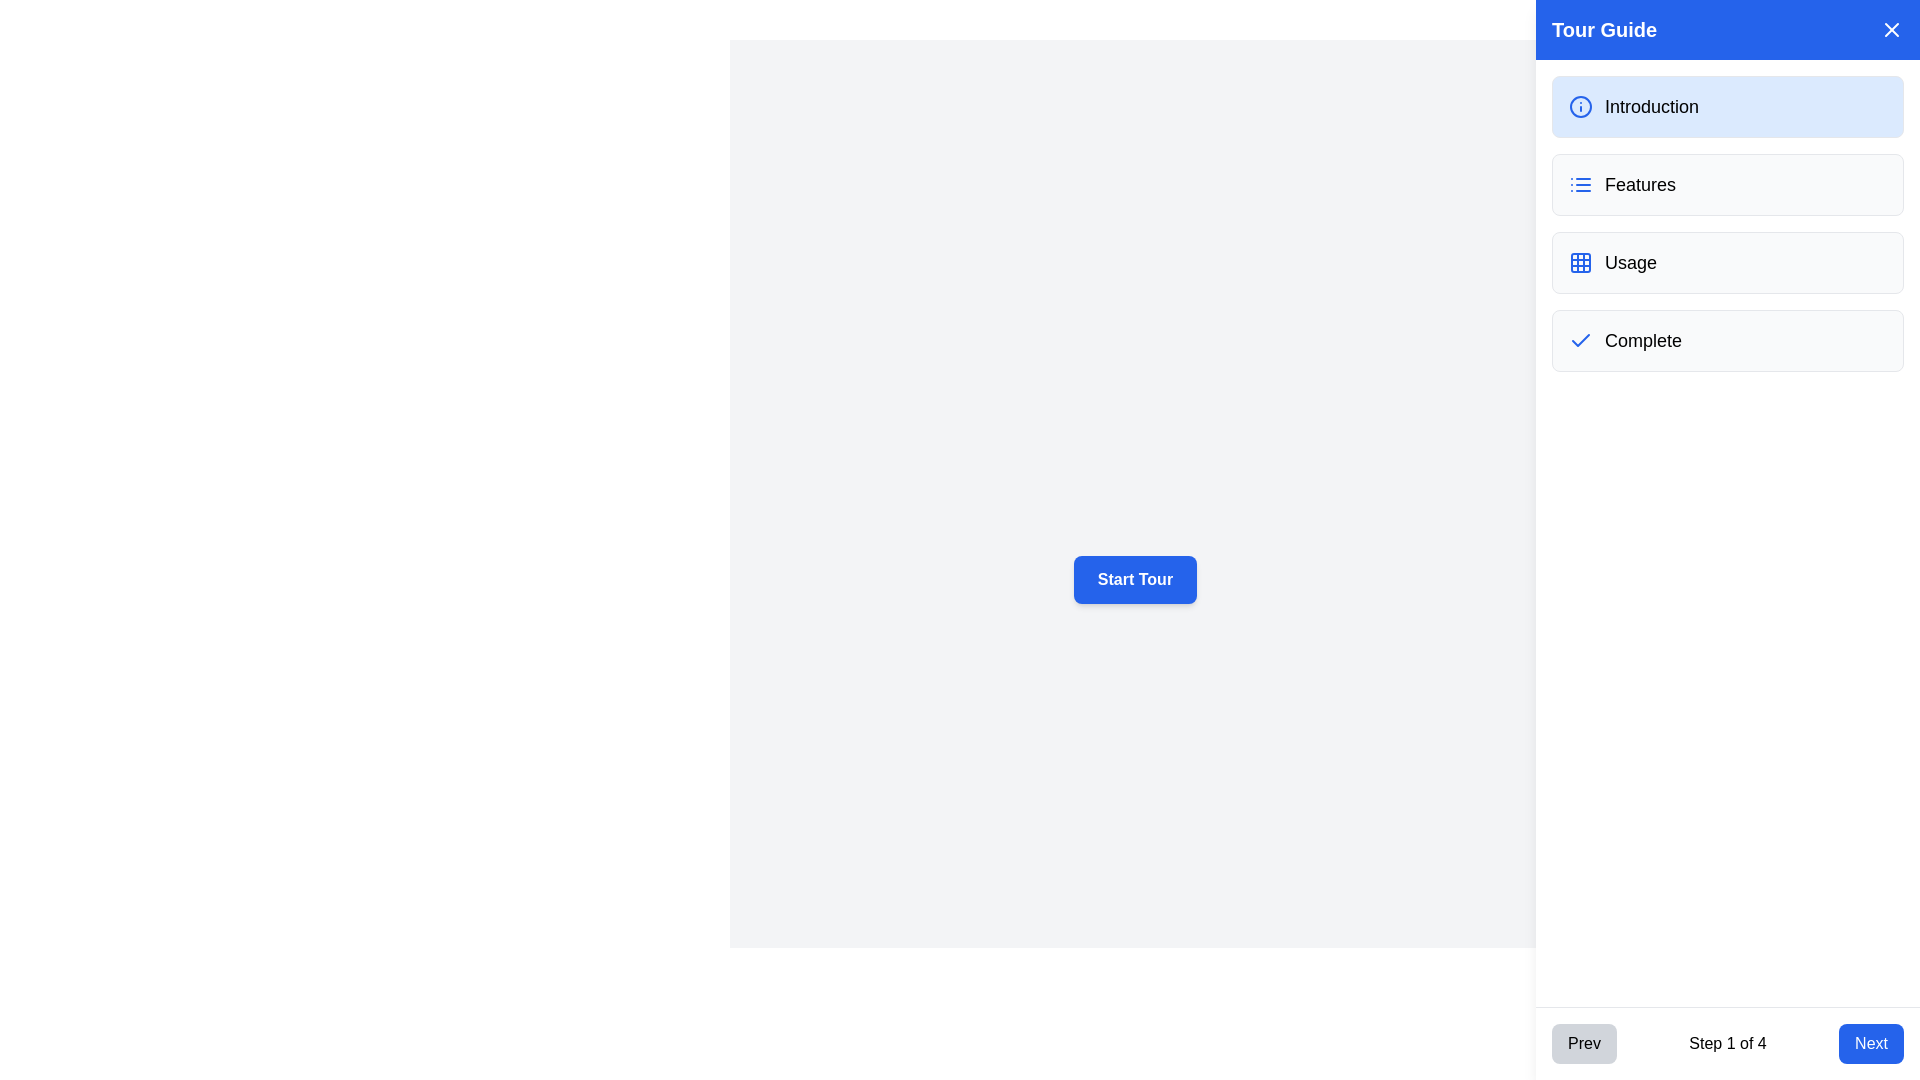 The image size is (1920, 1080). Describe the element at coordinates (1579, 261) in the screenshot. I see `the blue rounded square icon located in the top-left cell of the 3x3 grid icon within the 'Tour Guide' sidebar` at that location.